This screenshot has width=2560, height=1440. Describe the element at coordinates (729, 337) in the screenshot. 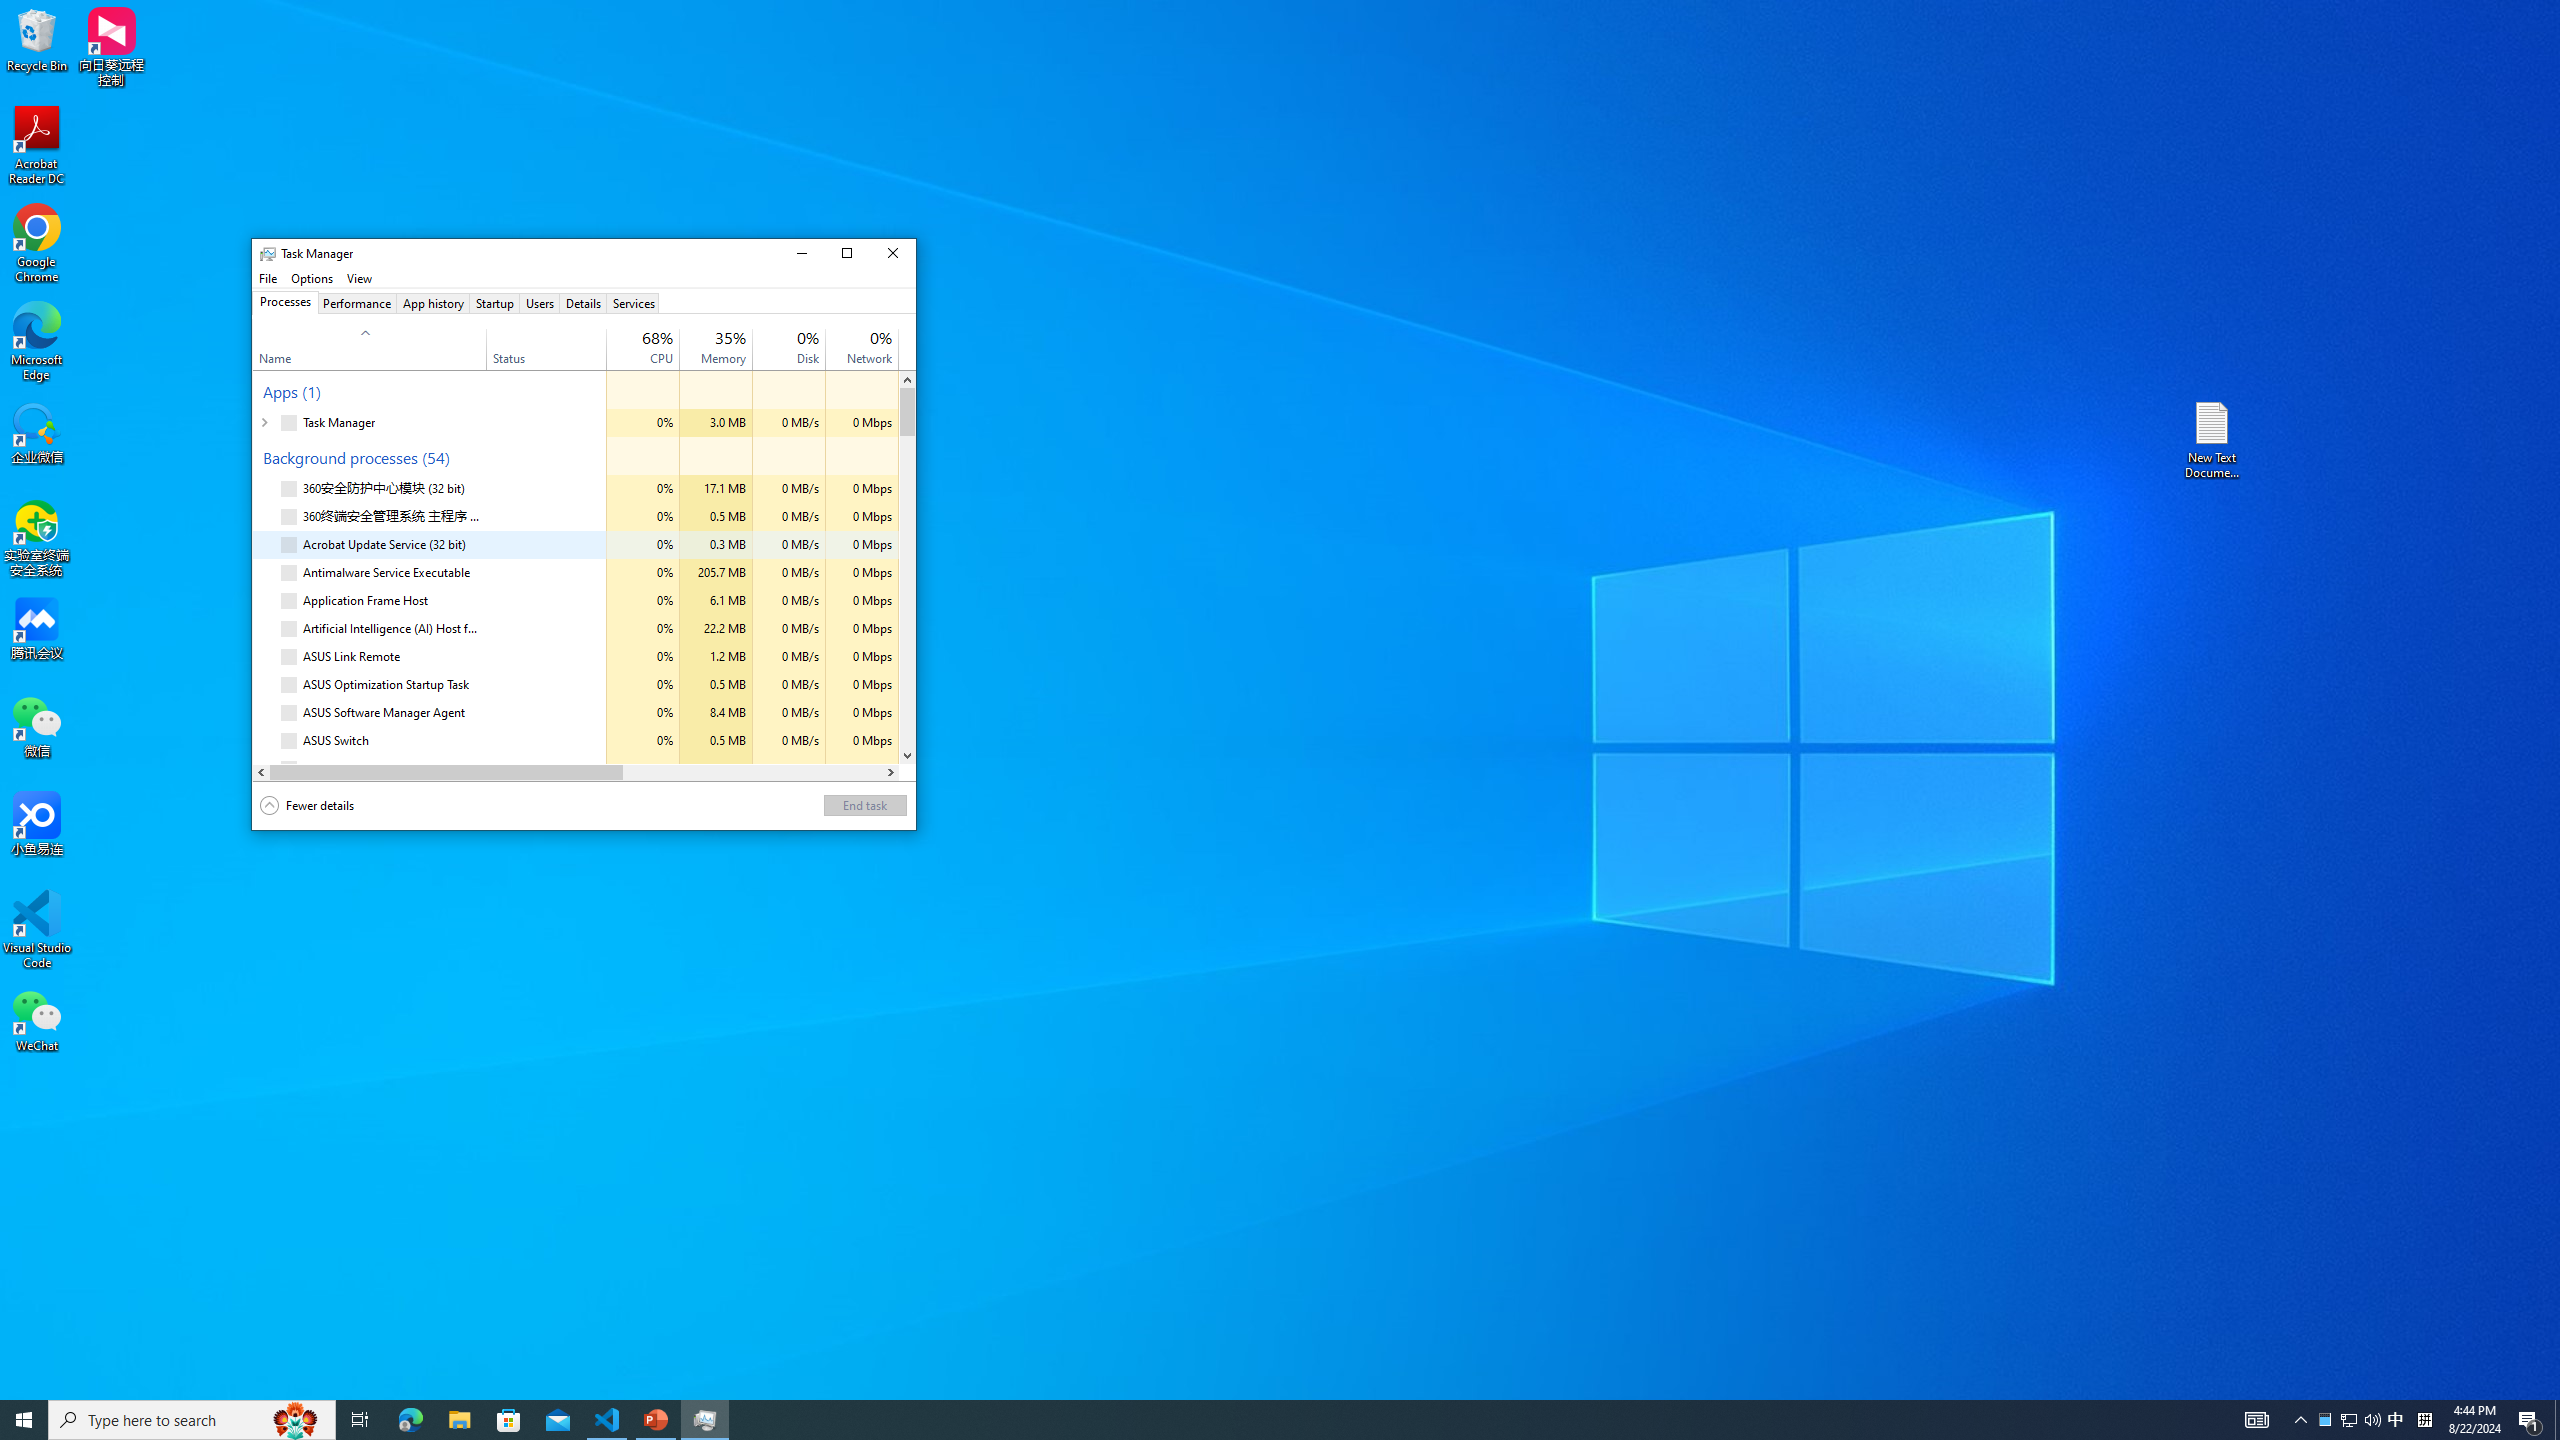

I see `'36%'` at that location.